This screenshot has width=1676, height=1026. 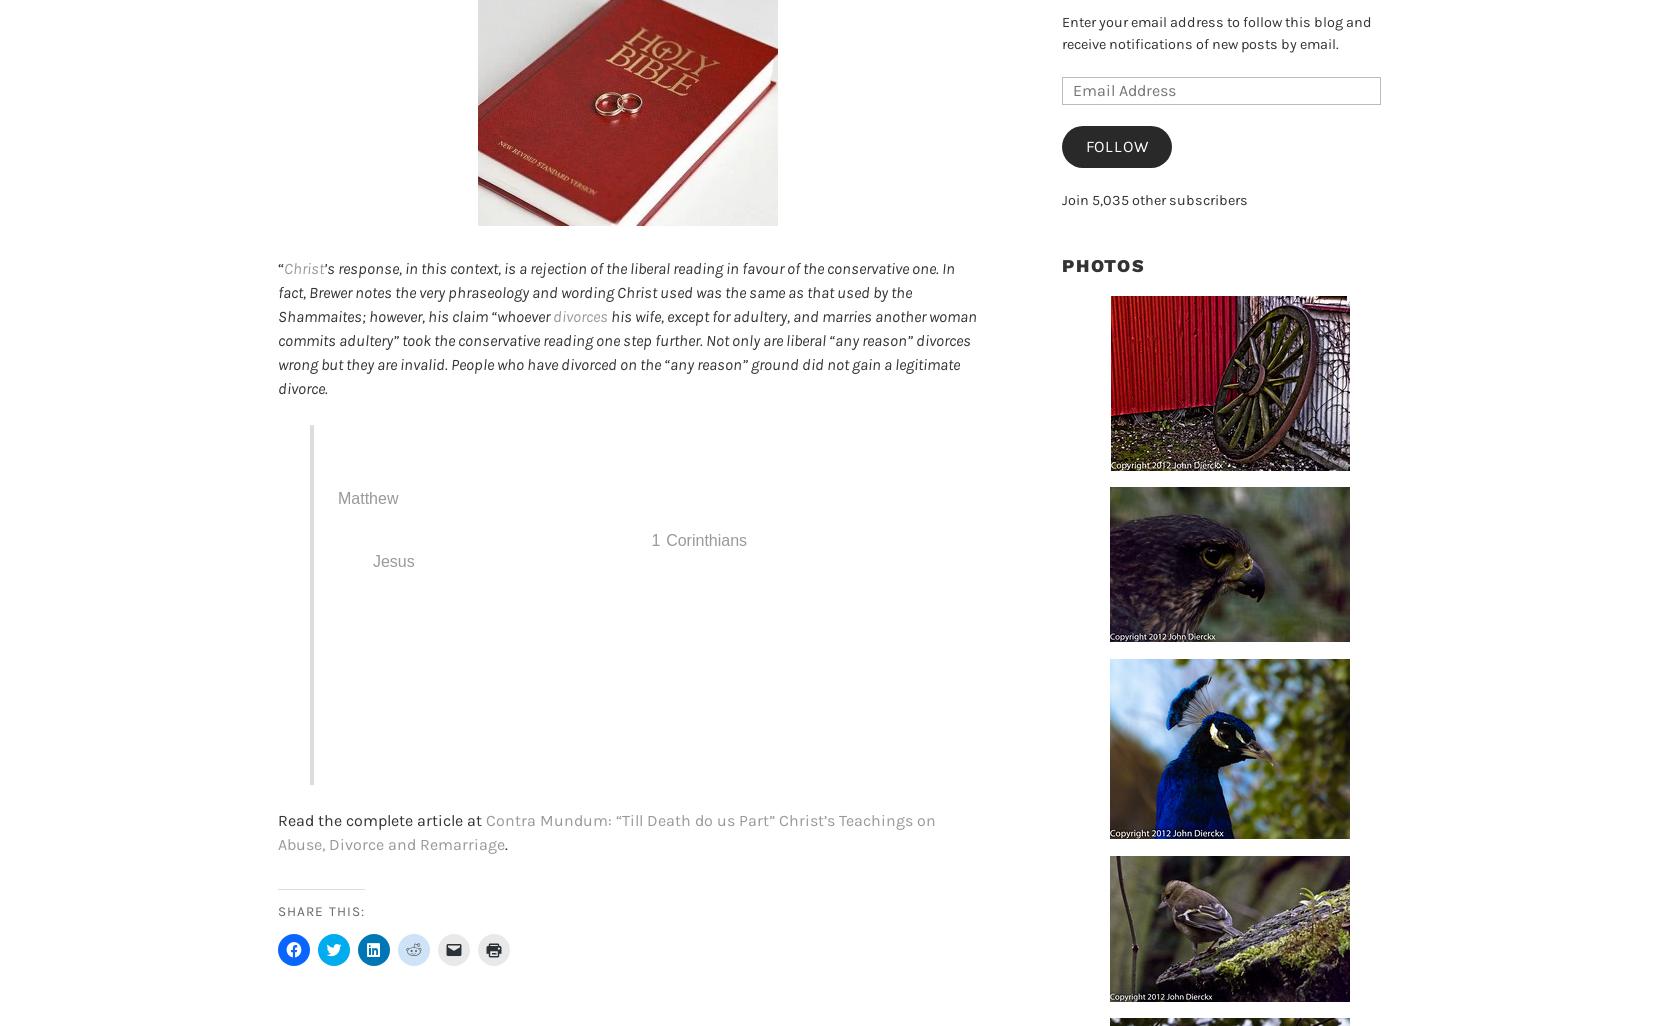 What do you see at coordinates (633, 592) in the screenshot?
I see `'’. Taken in its context, Jesus was not condemning a person who, after being abandoned, walked away from the marriage and remarried. Material and physical neglect as a ground of divorce was not in question. In Jesus’ teaching he was simply rejecting the “any reason” approach of the liberal school.'` at bounding box center [633, 592].